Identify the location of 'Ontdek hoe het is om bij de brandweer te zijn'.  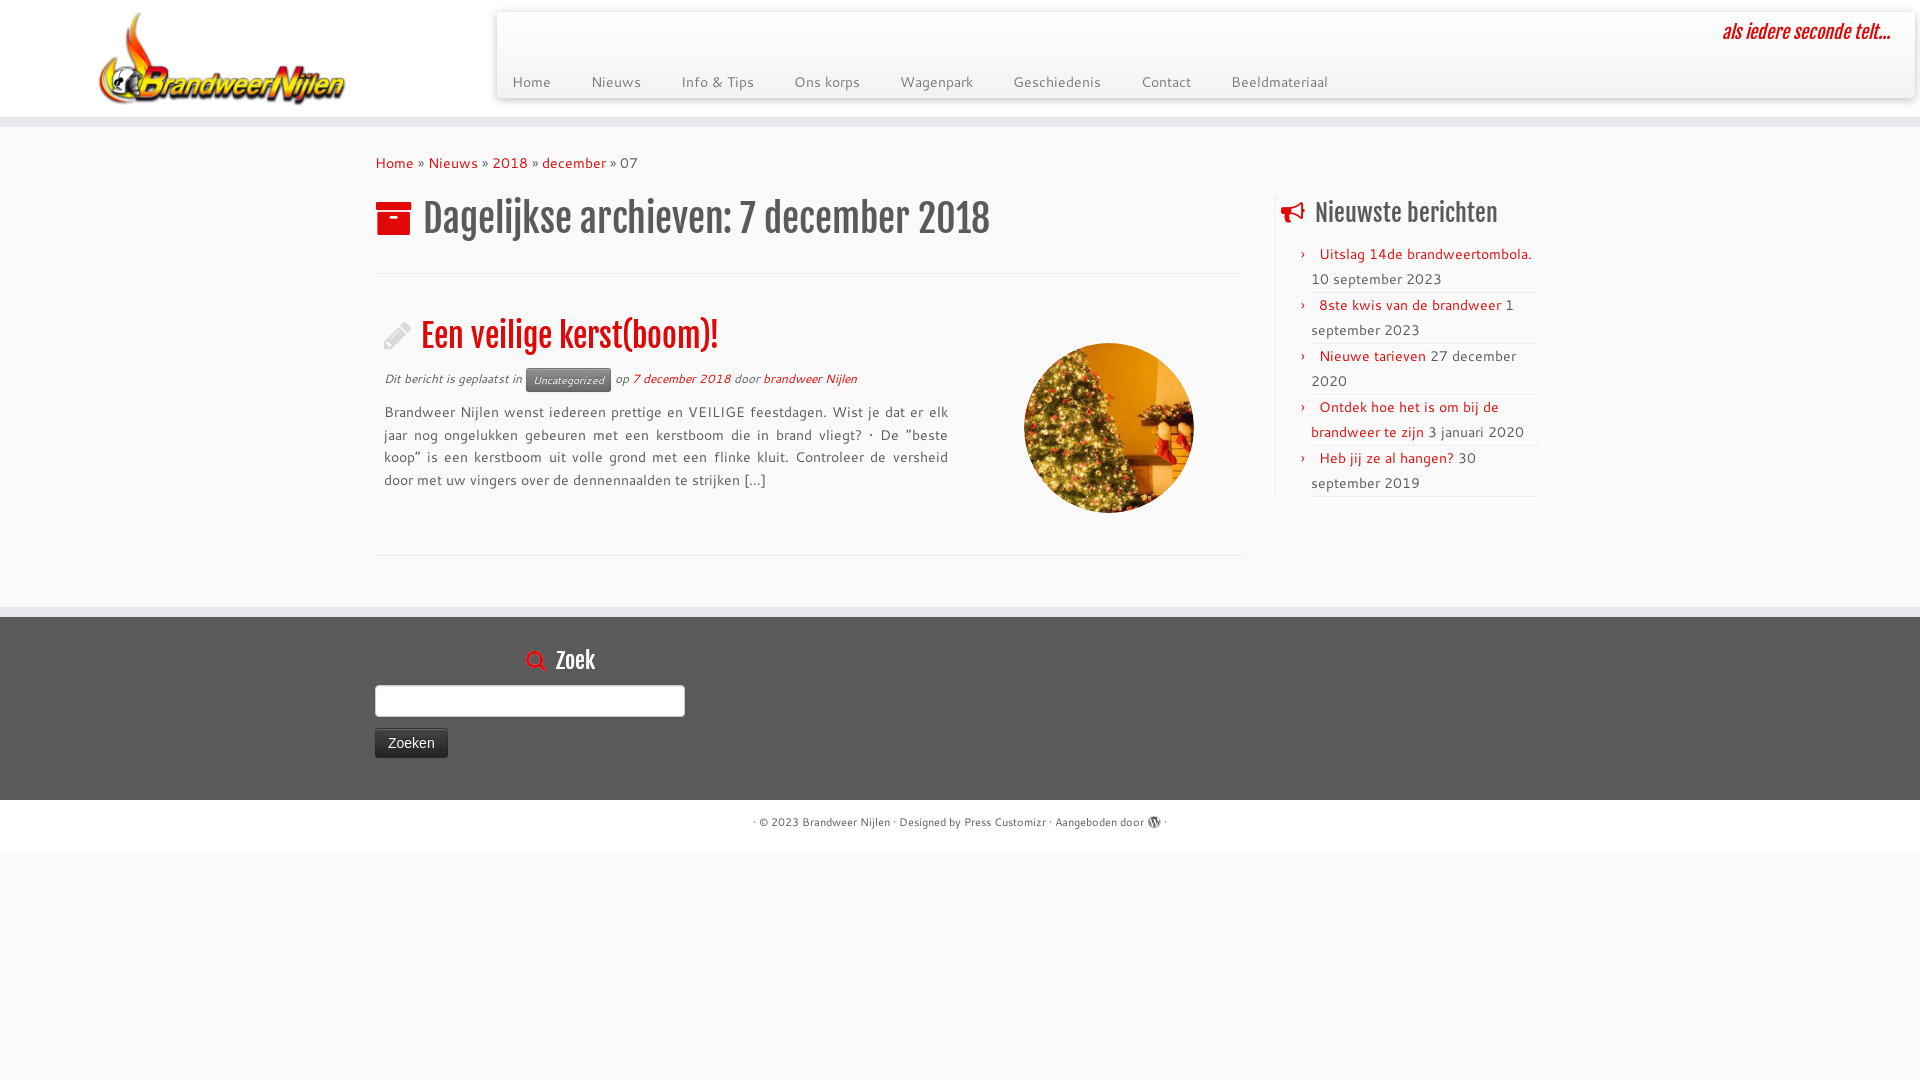
(1404, 418).